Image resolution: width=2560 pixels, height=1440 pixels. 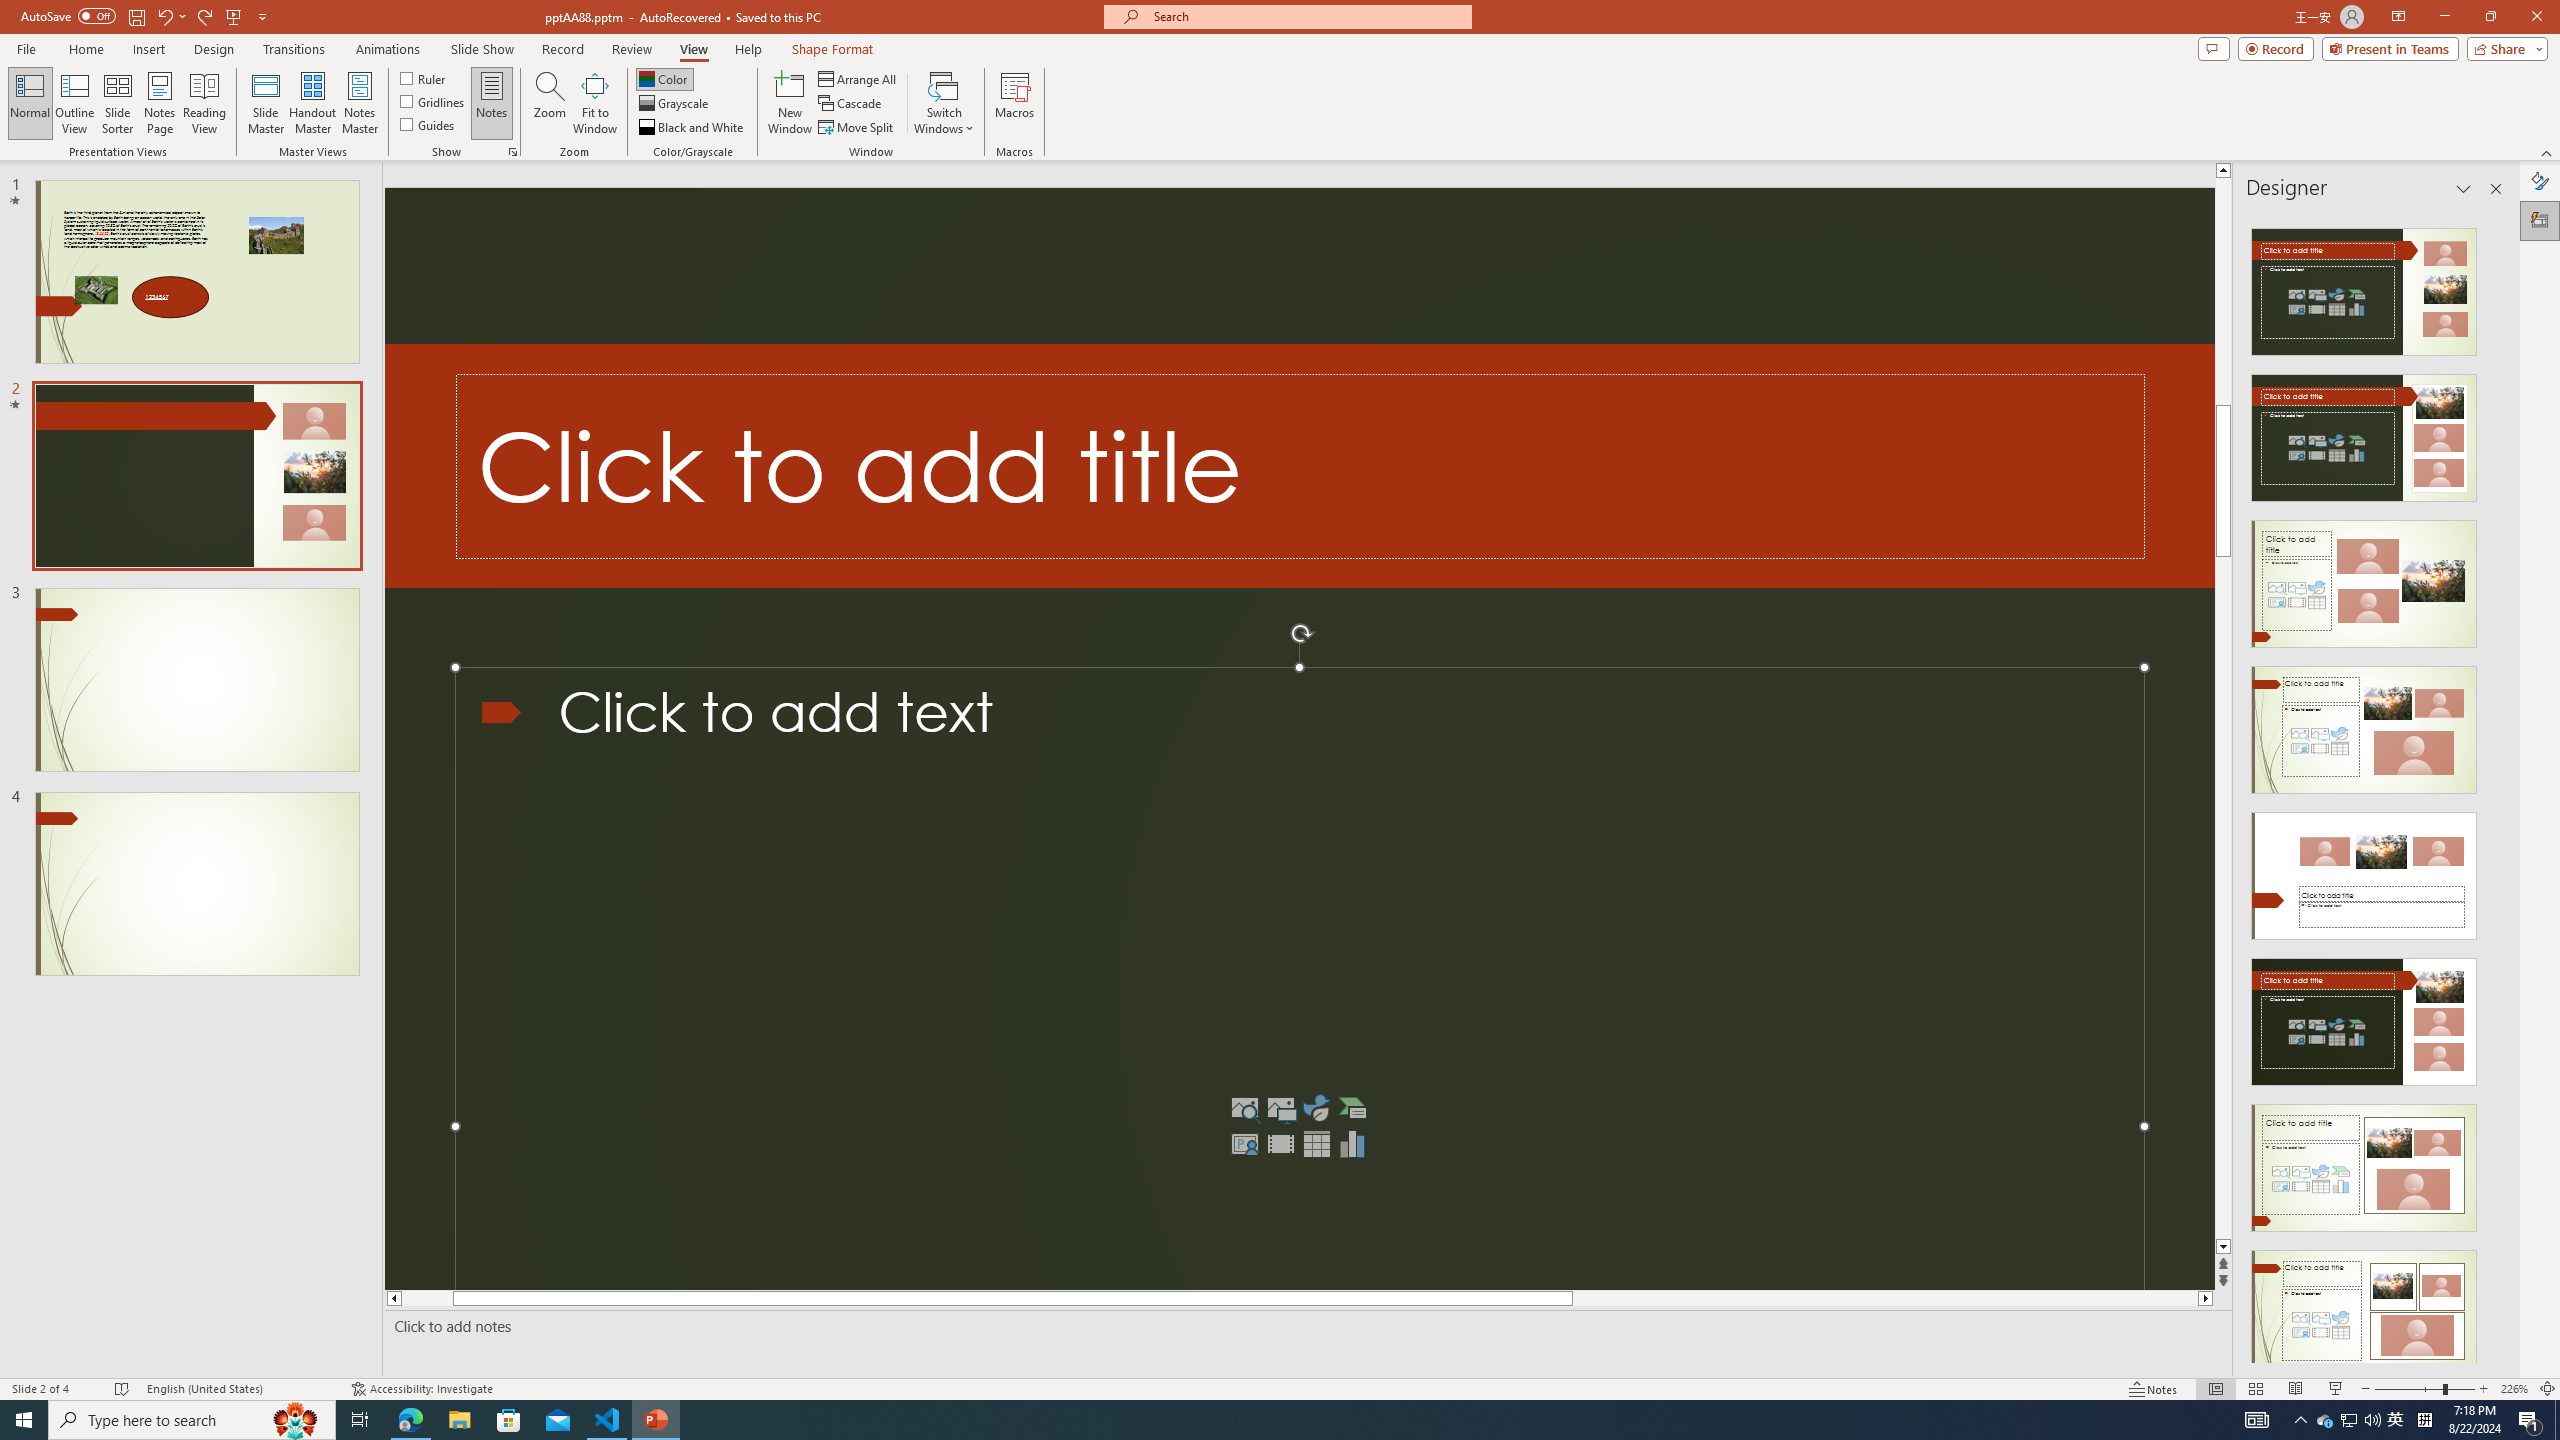 What do you see at coordinates (1280, 1144) in the screenshot?
I see `'Insert Video'` at bounding box center [1280, 1144].